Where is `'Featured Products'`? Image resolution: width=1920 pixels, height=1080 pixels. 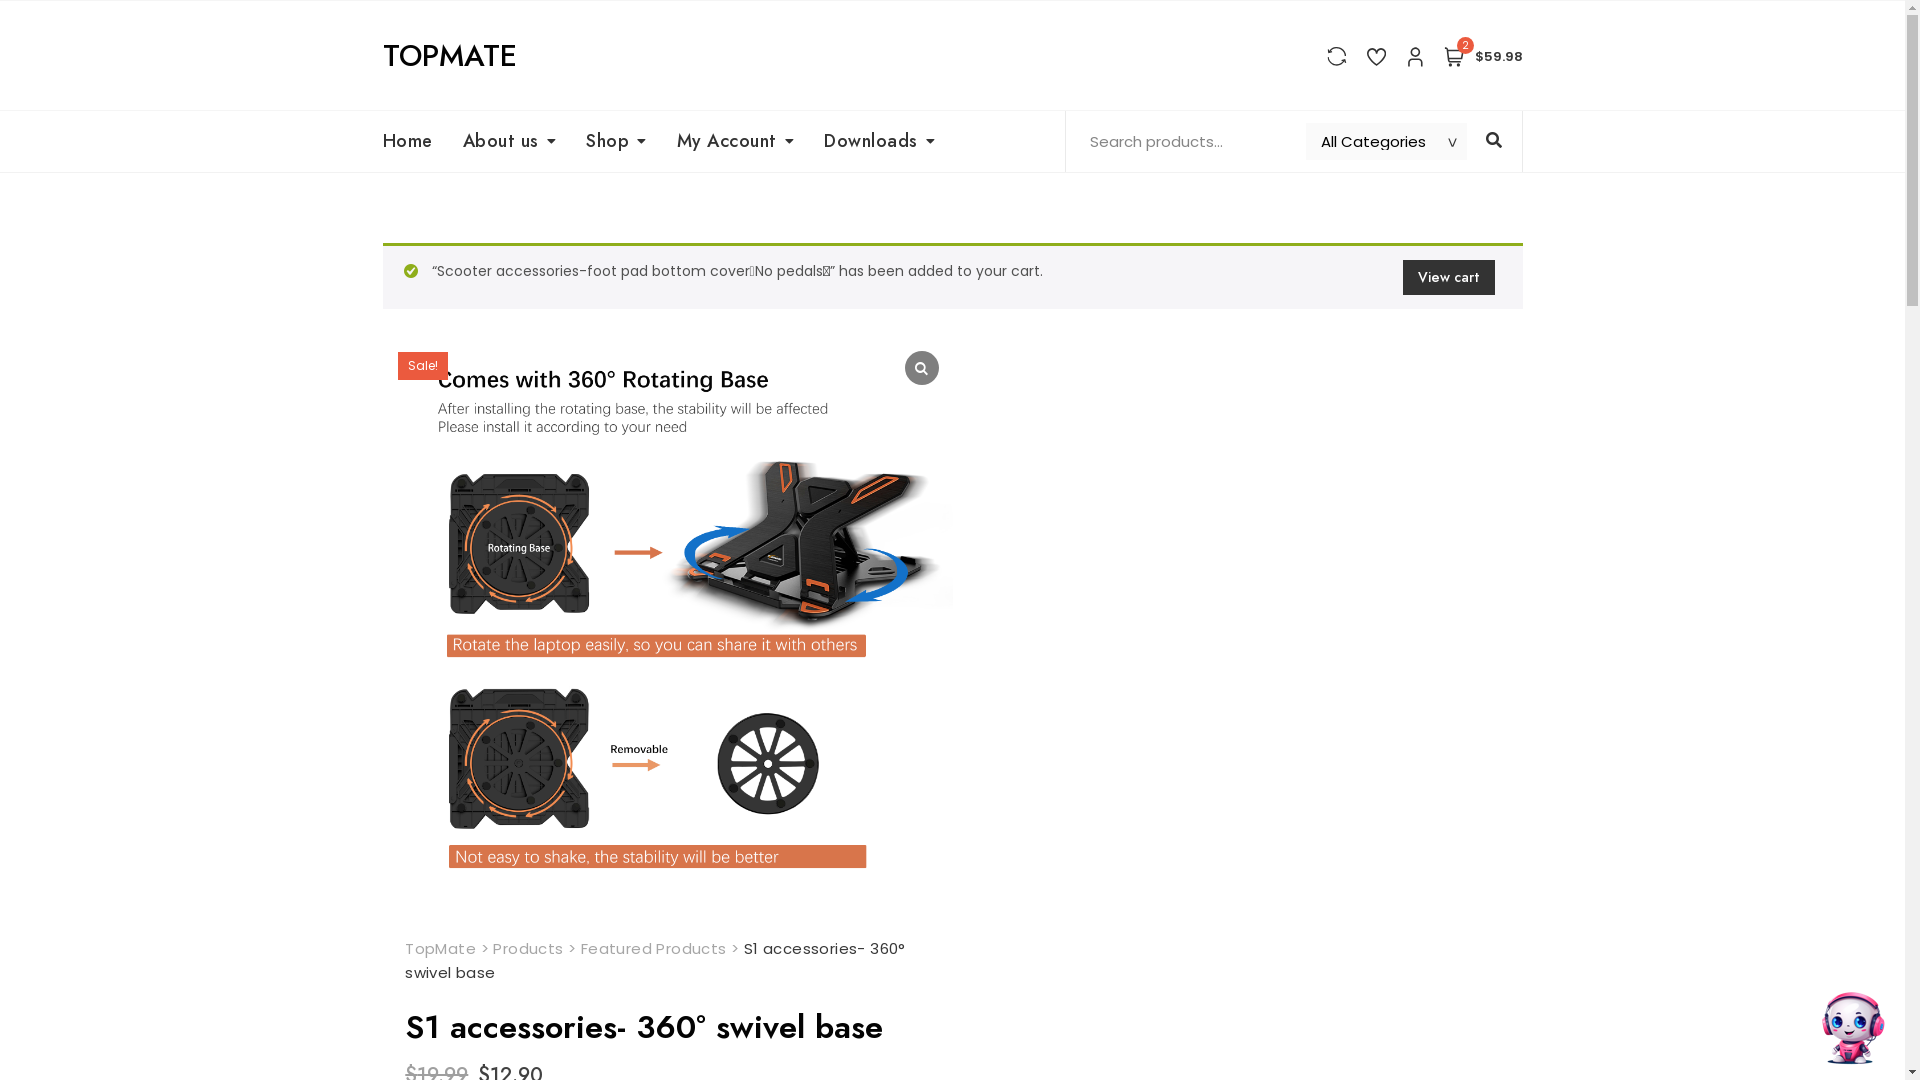
'Featured Products' is located at coordinates (579, 947).